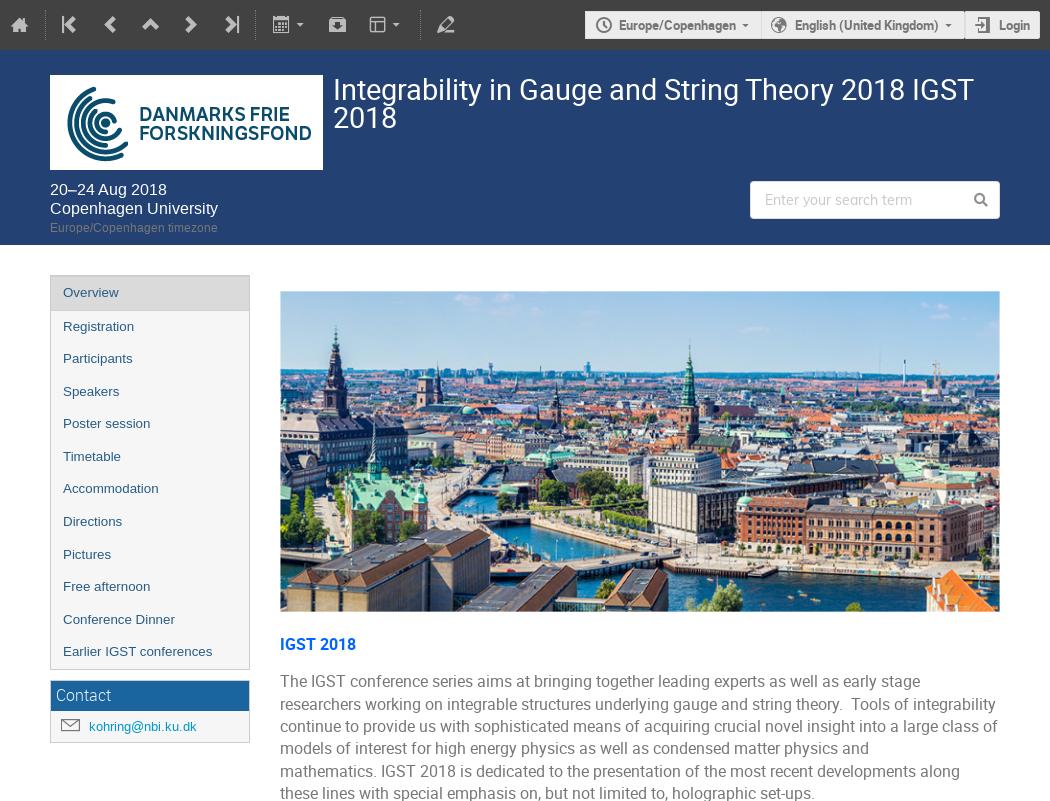  What do you see at coordinates (89, 724) in the screenshot?
I see `'kohring@nbi.ku.dk'` at bounding box center [89, 724].